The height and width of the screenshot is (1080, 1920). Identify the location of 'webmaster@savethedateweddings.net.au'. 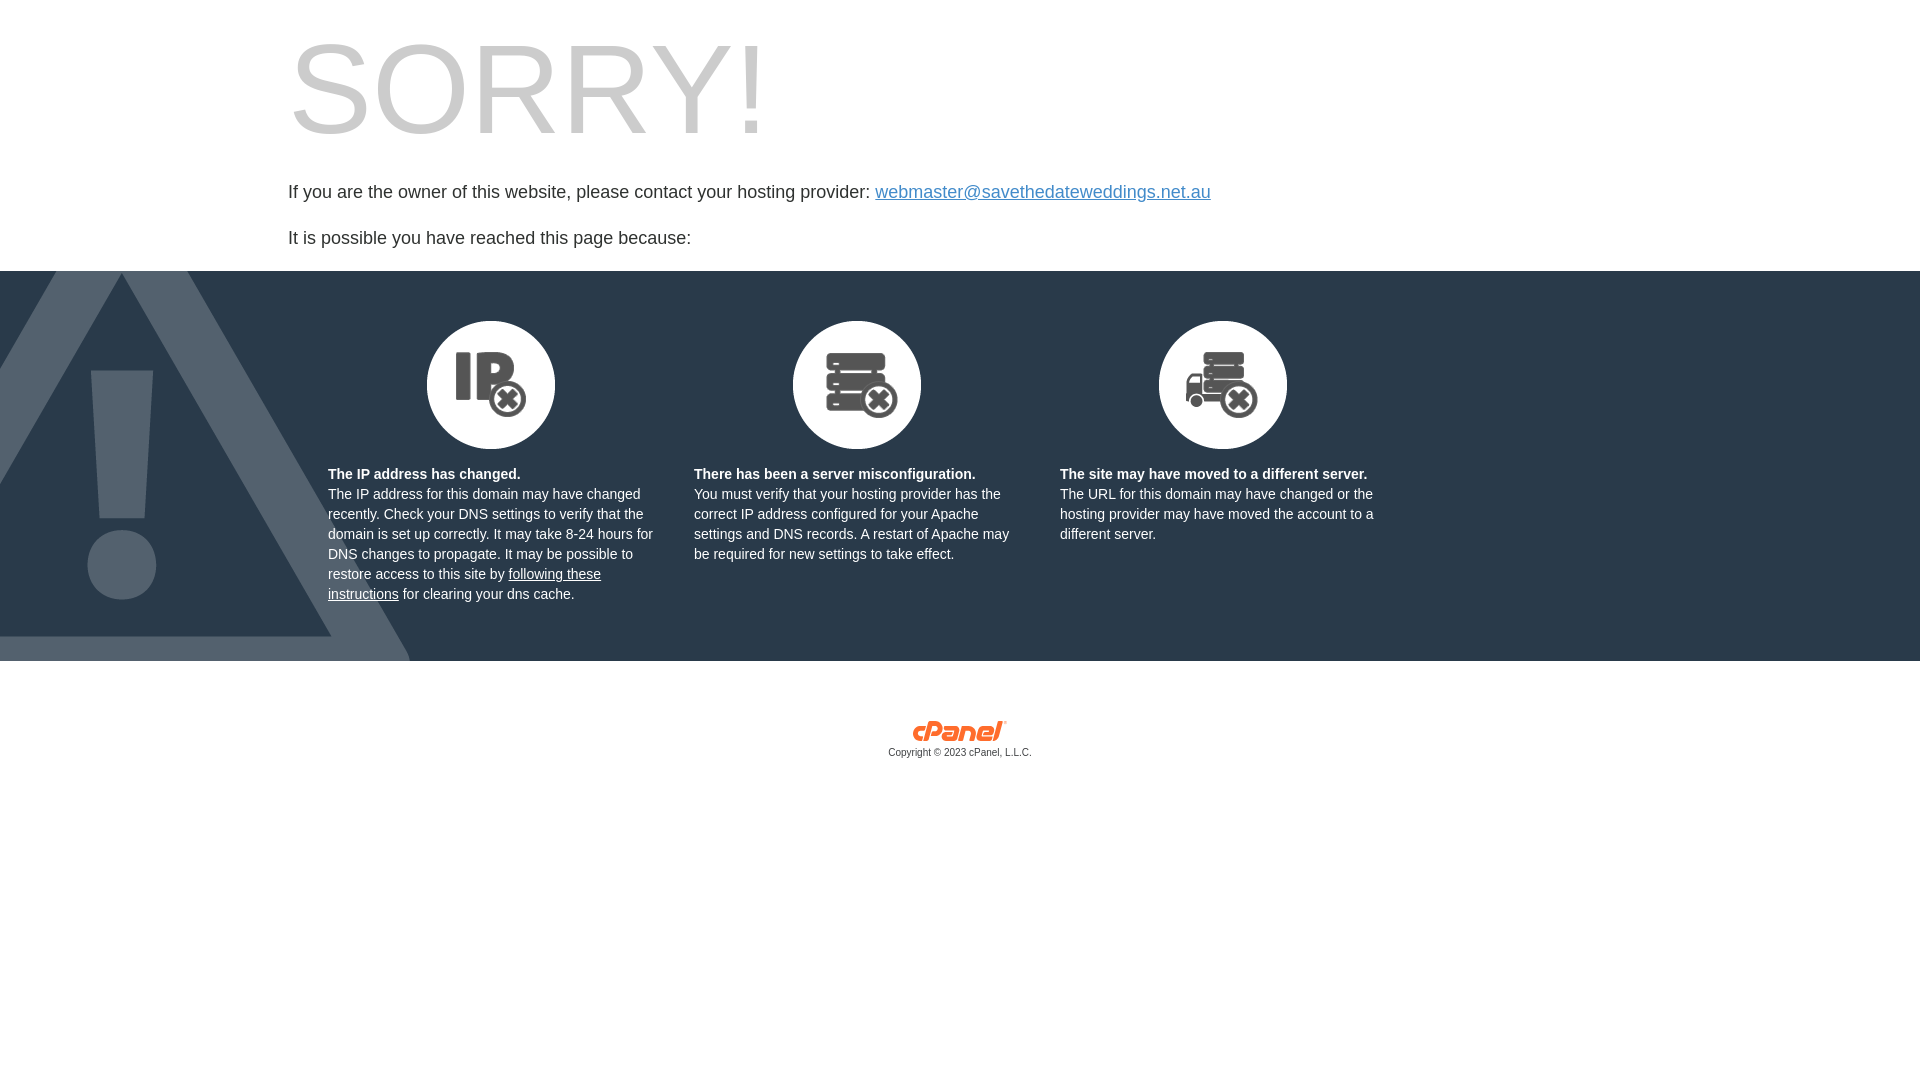
(1041, 192).